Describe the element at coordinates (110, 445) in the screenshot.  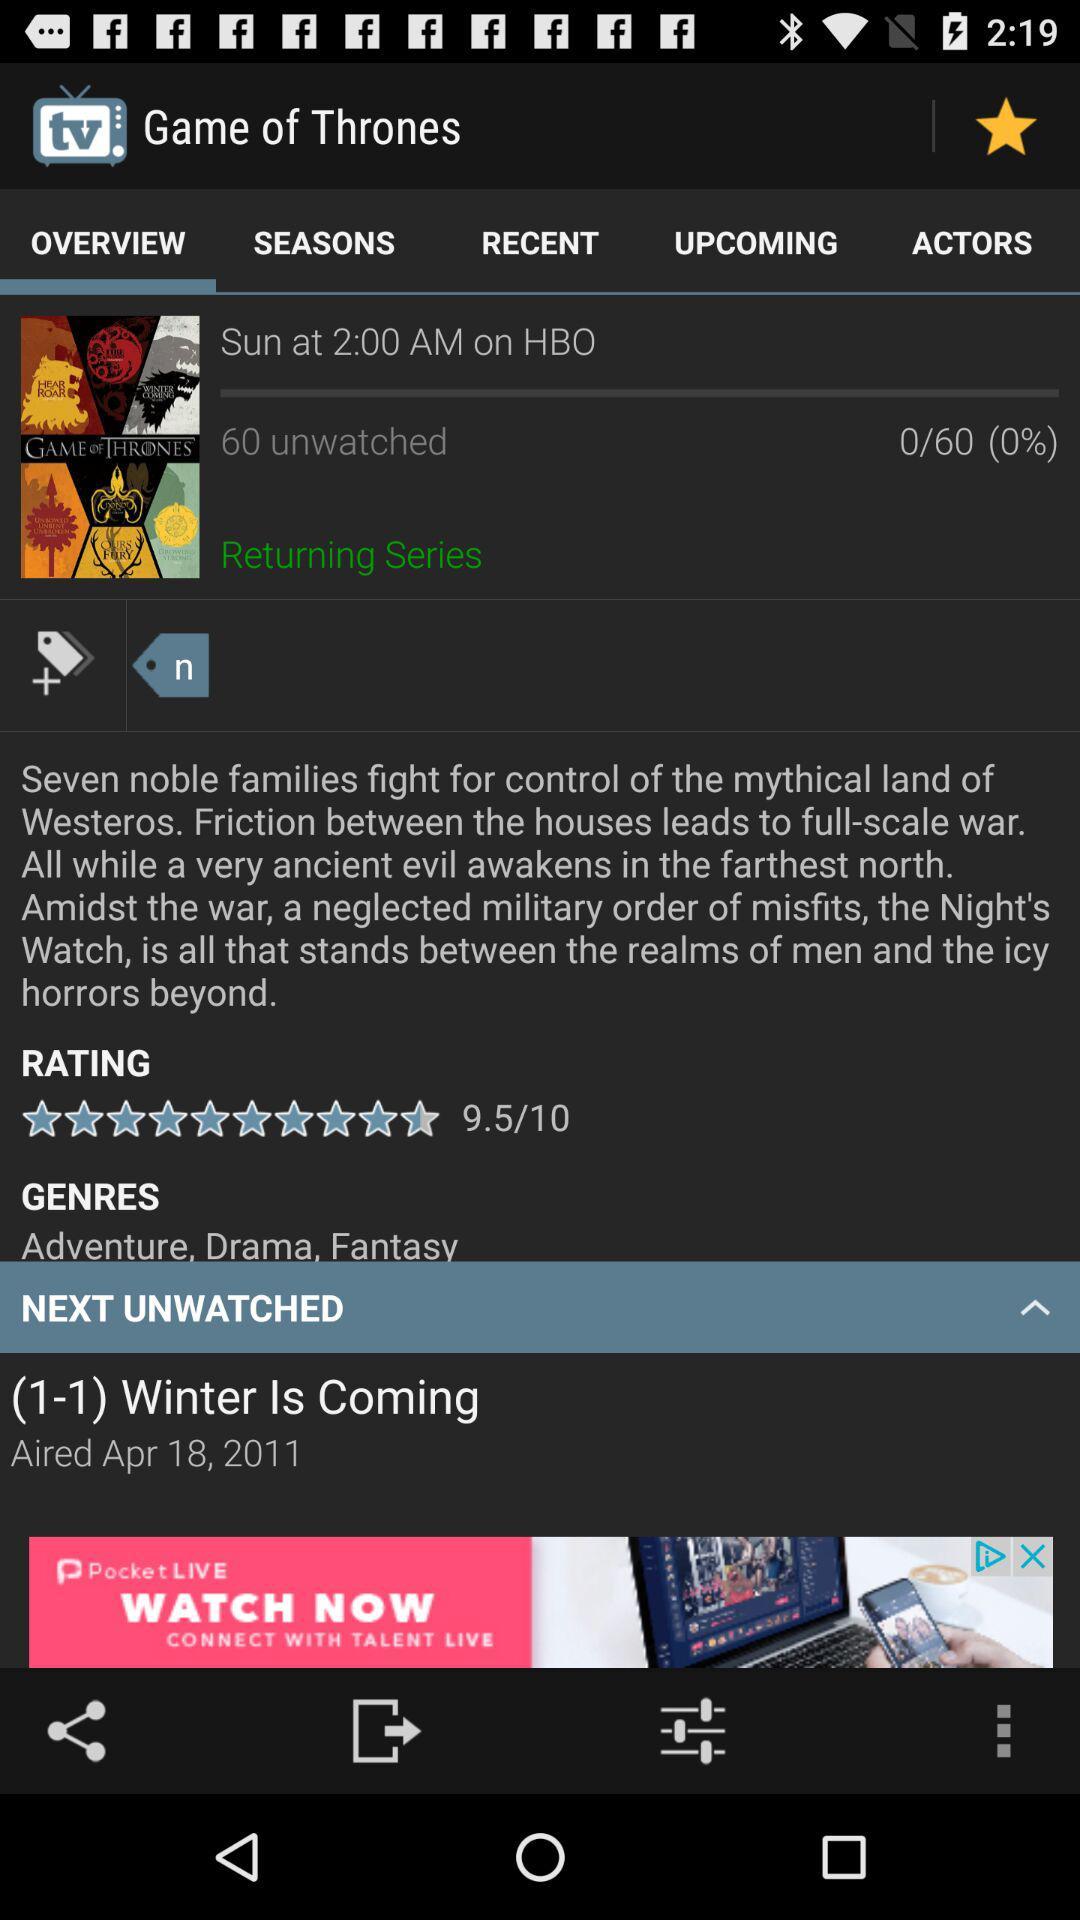
I see `game of thrones series cover art` at that location.